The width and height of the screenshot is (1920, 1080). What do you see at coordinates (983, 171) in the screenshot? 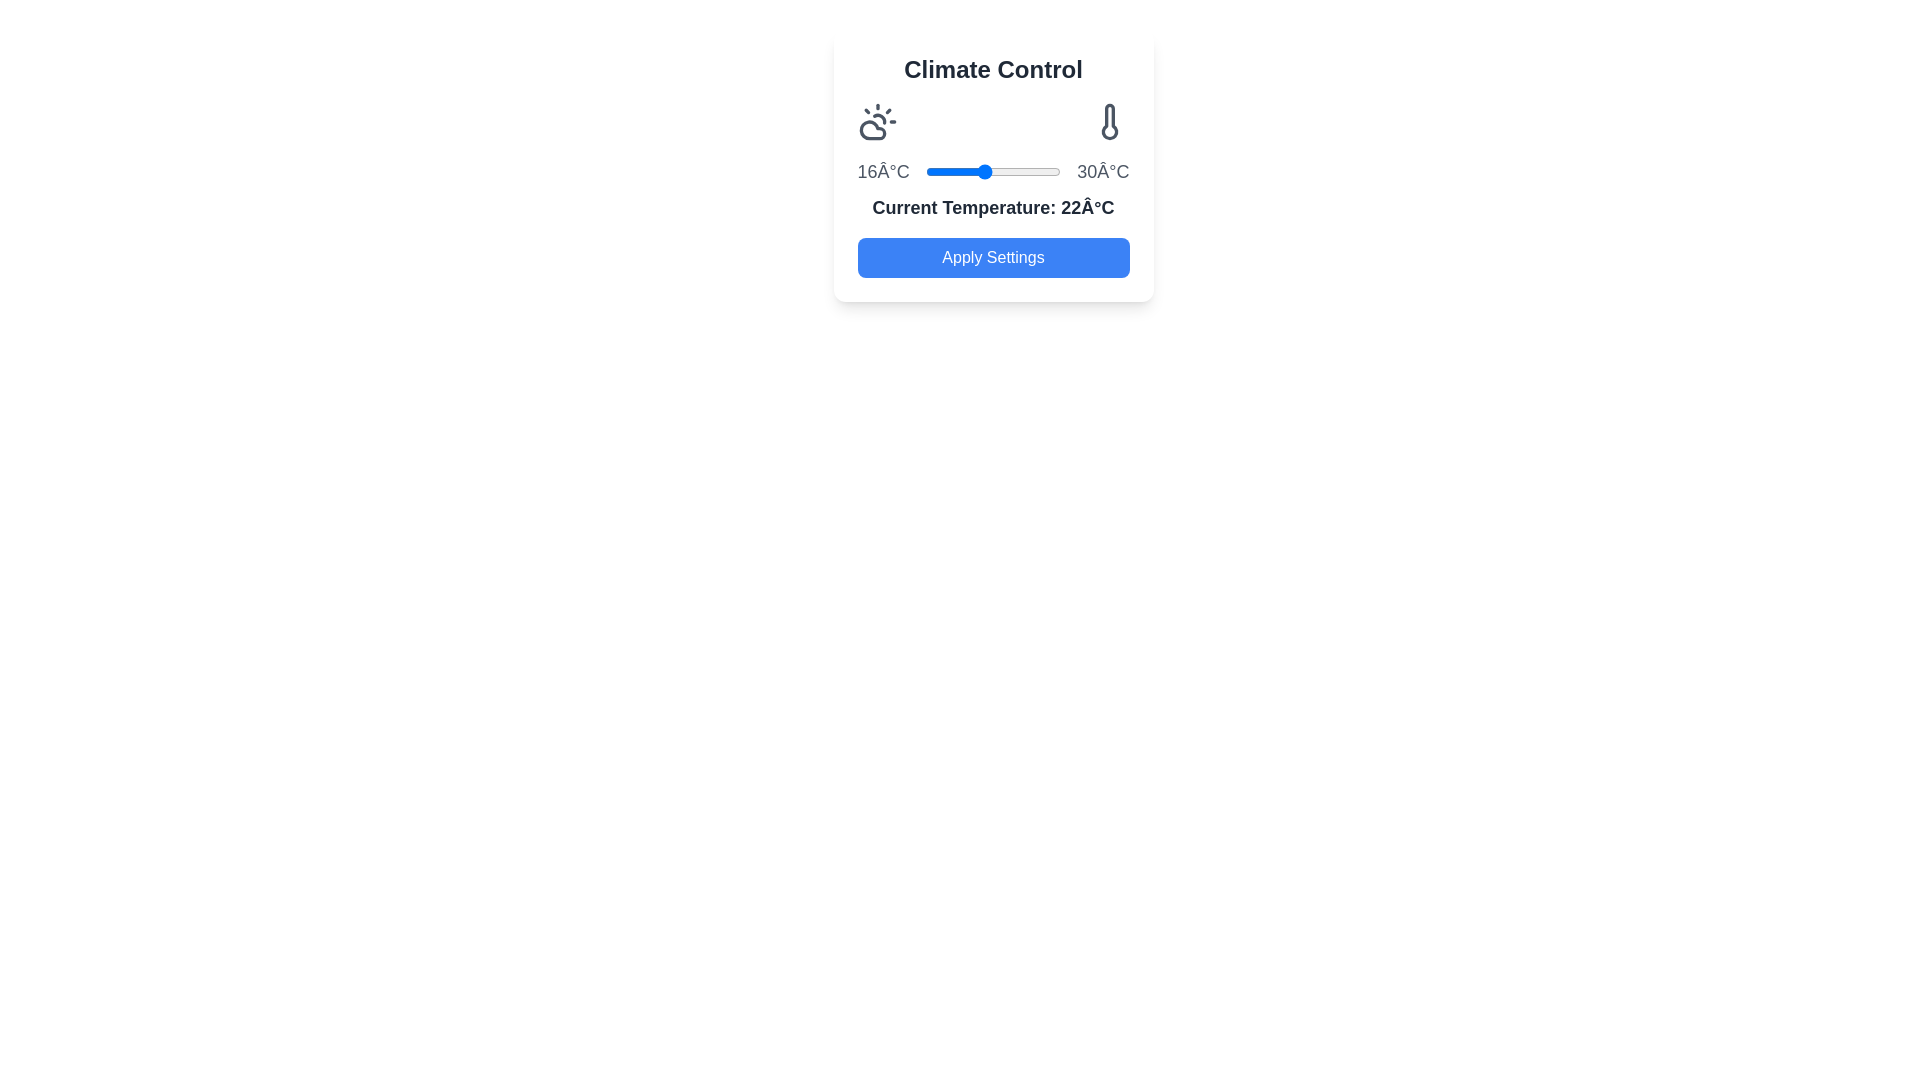
I see `the temperature` at bounding box center [983, 171].